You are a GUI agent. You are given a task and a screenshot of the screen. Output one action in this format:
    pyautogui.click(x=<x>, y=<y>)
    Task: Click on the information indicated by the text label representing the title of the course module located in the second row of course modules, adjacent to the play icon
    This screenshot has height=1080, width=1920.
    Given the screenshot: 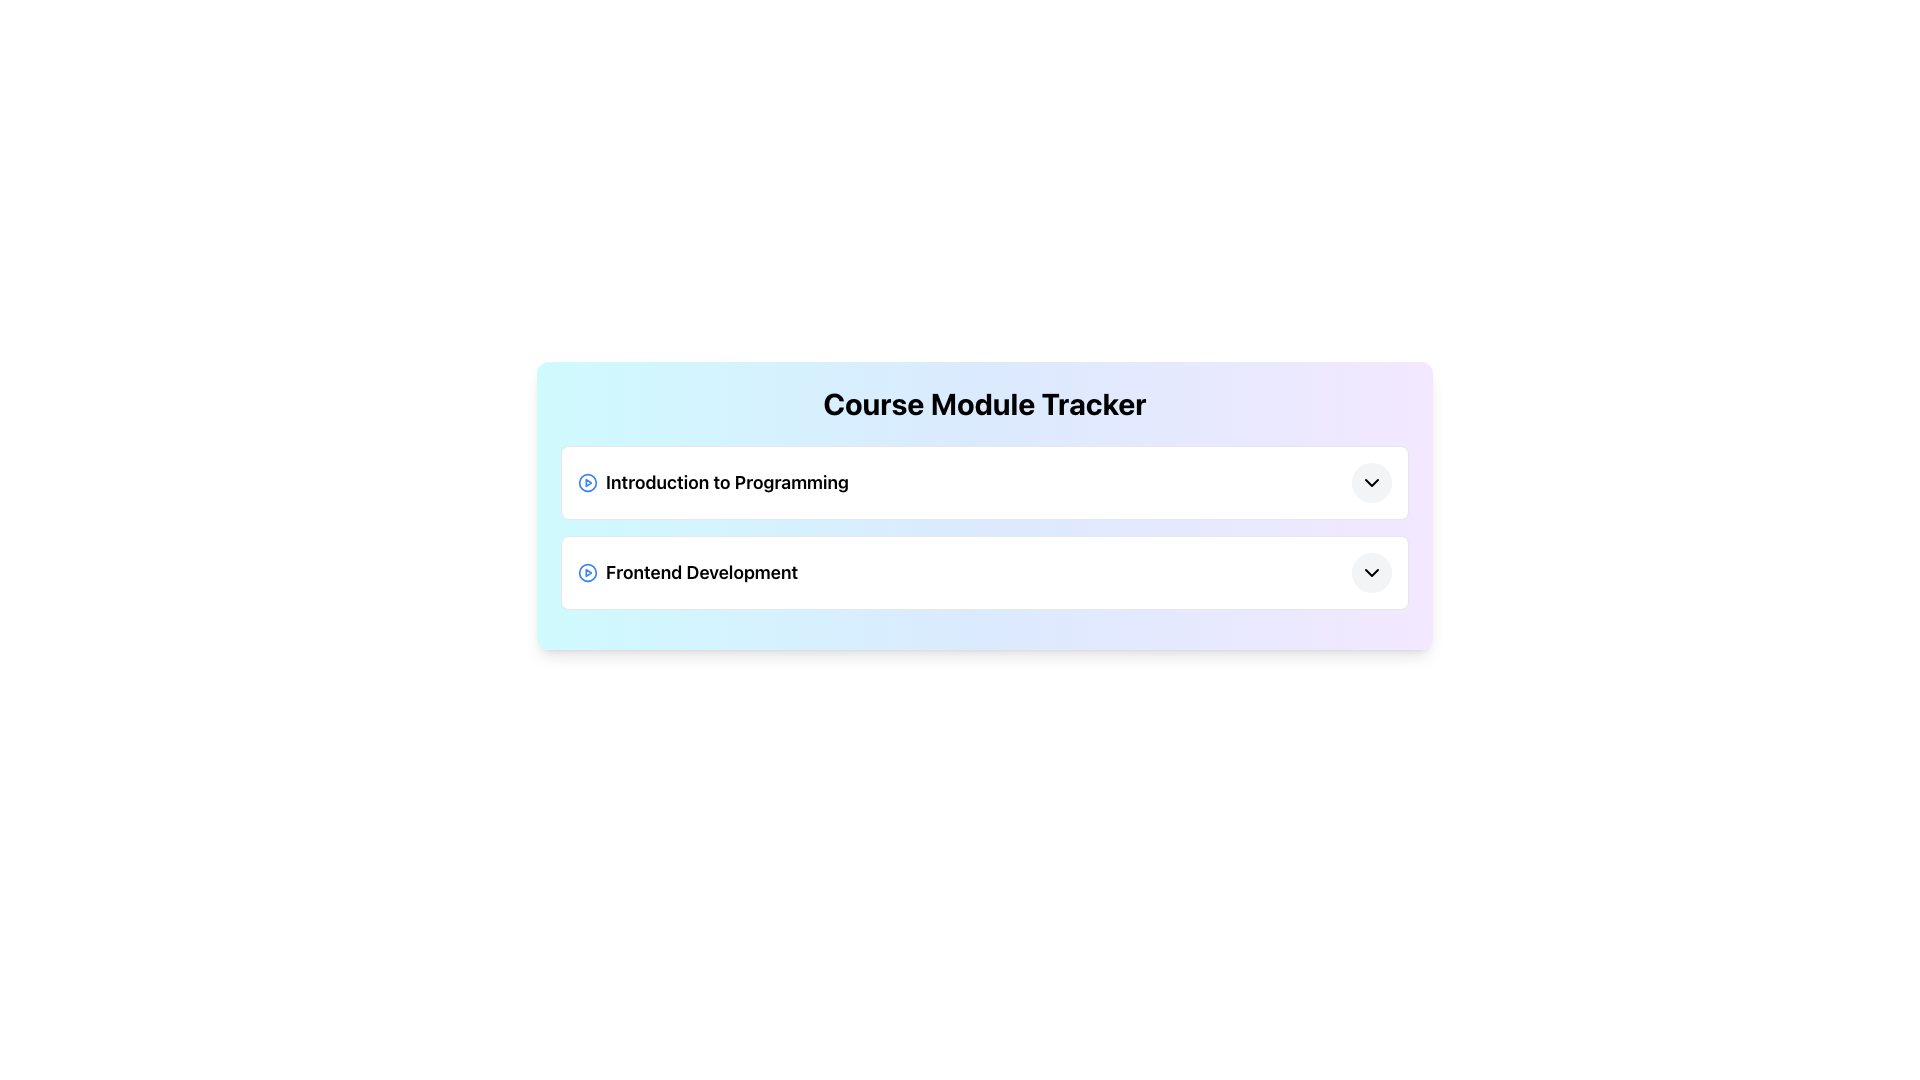 What is the action you would take?
    pyautogui.click(x=688, y=573)
    